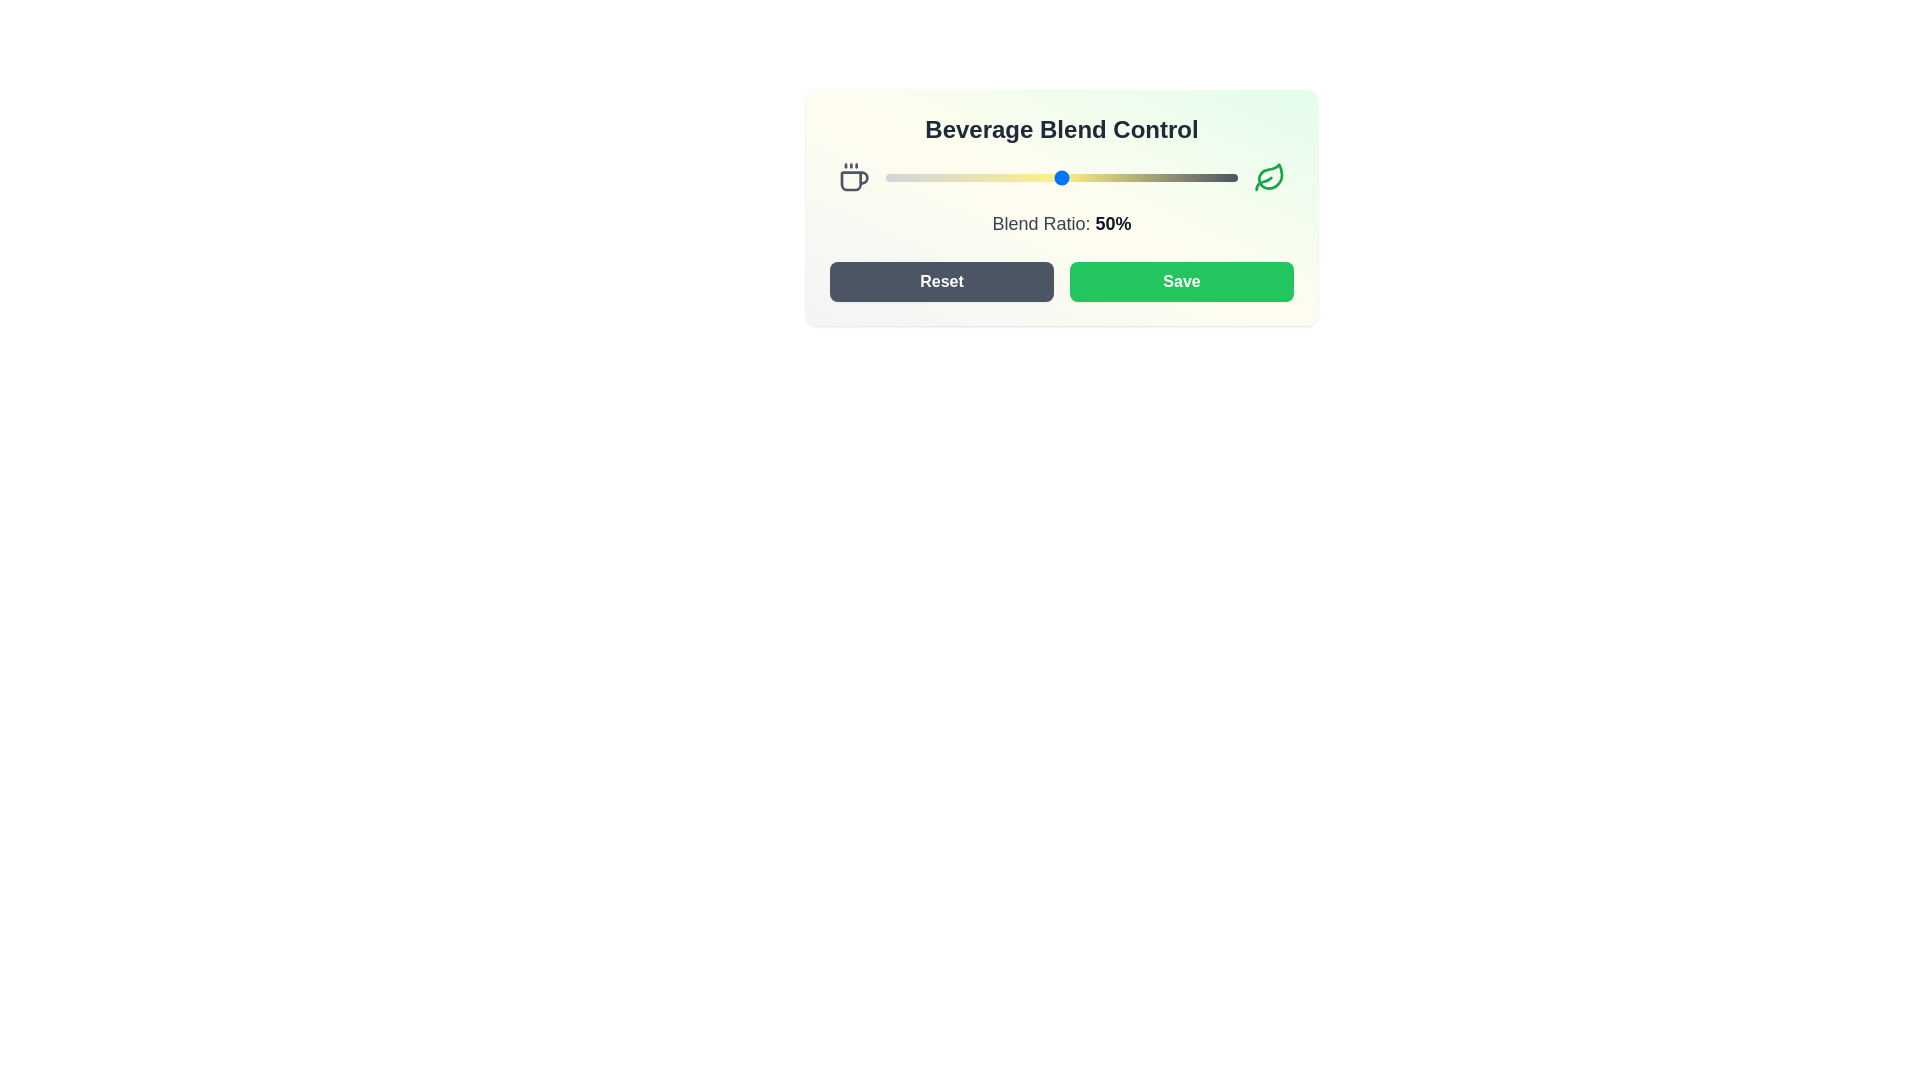 This screenshot has width=1920, height=1080. What do you see at coordinates (1181, 176) in the screenshot?
I see `the blend ratio to 84%` at bounding box center [1181, 176].